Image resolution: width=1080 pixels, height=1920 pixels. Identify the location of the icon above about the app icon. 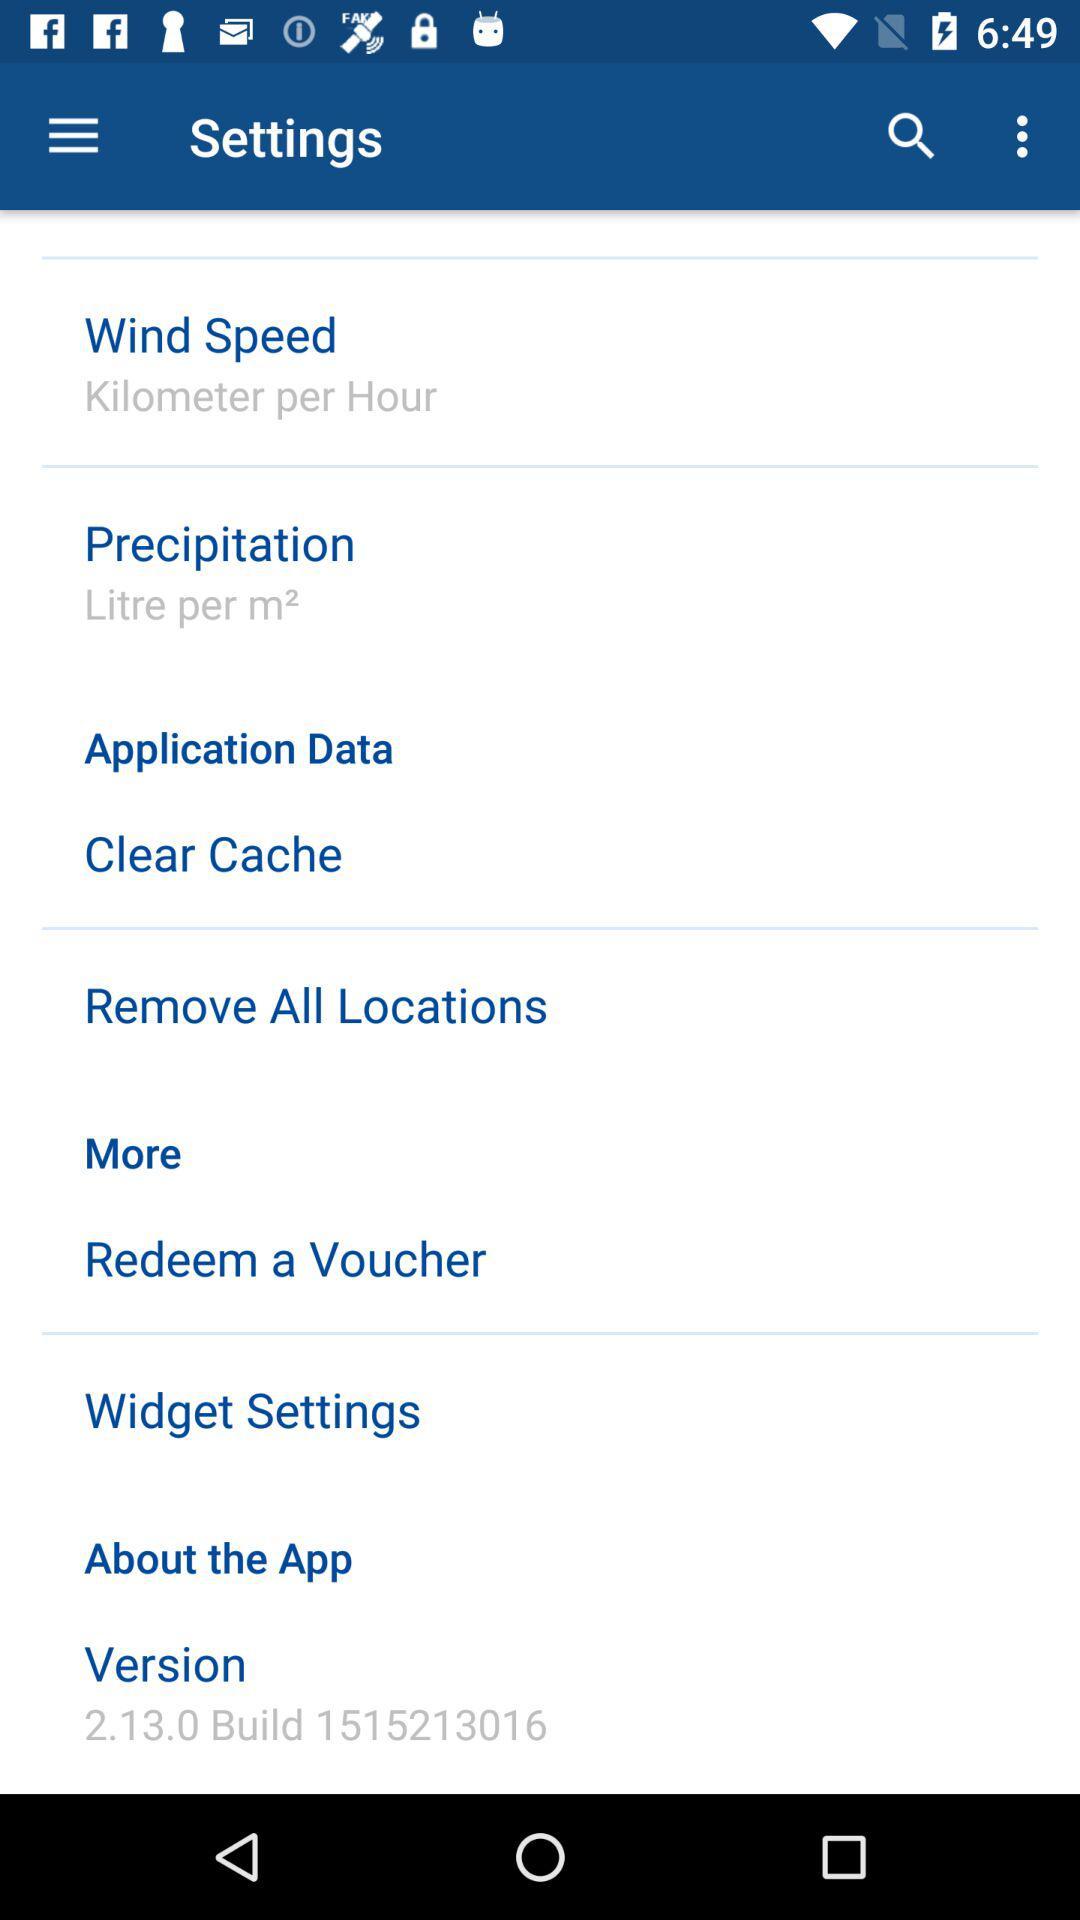
(251, 1408).